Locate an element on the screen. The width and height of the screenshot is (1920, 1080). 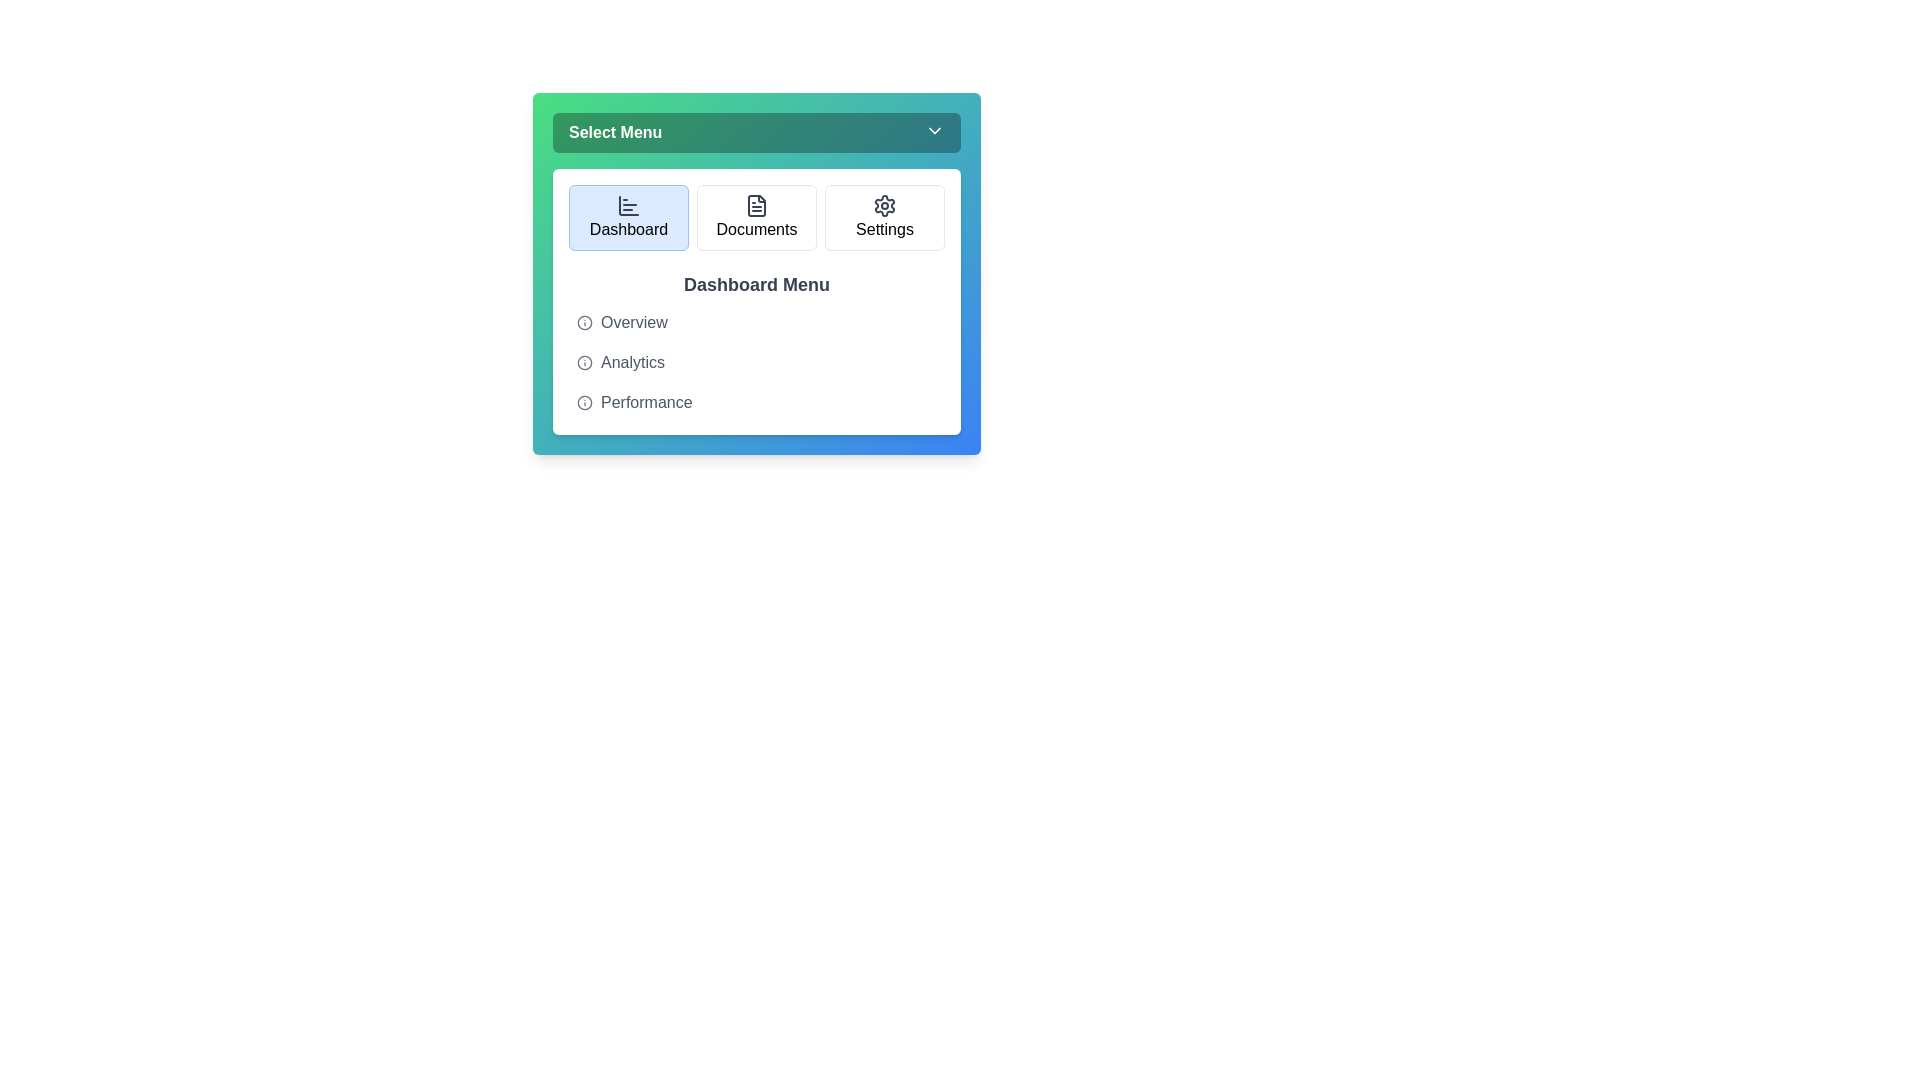
the circular SVG icon representing the information icon, located at the top-left section of the user menu preceding the 'Overview' label is located at coordinates (584, 362).